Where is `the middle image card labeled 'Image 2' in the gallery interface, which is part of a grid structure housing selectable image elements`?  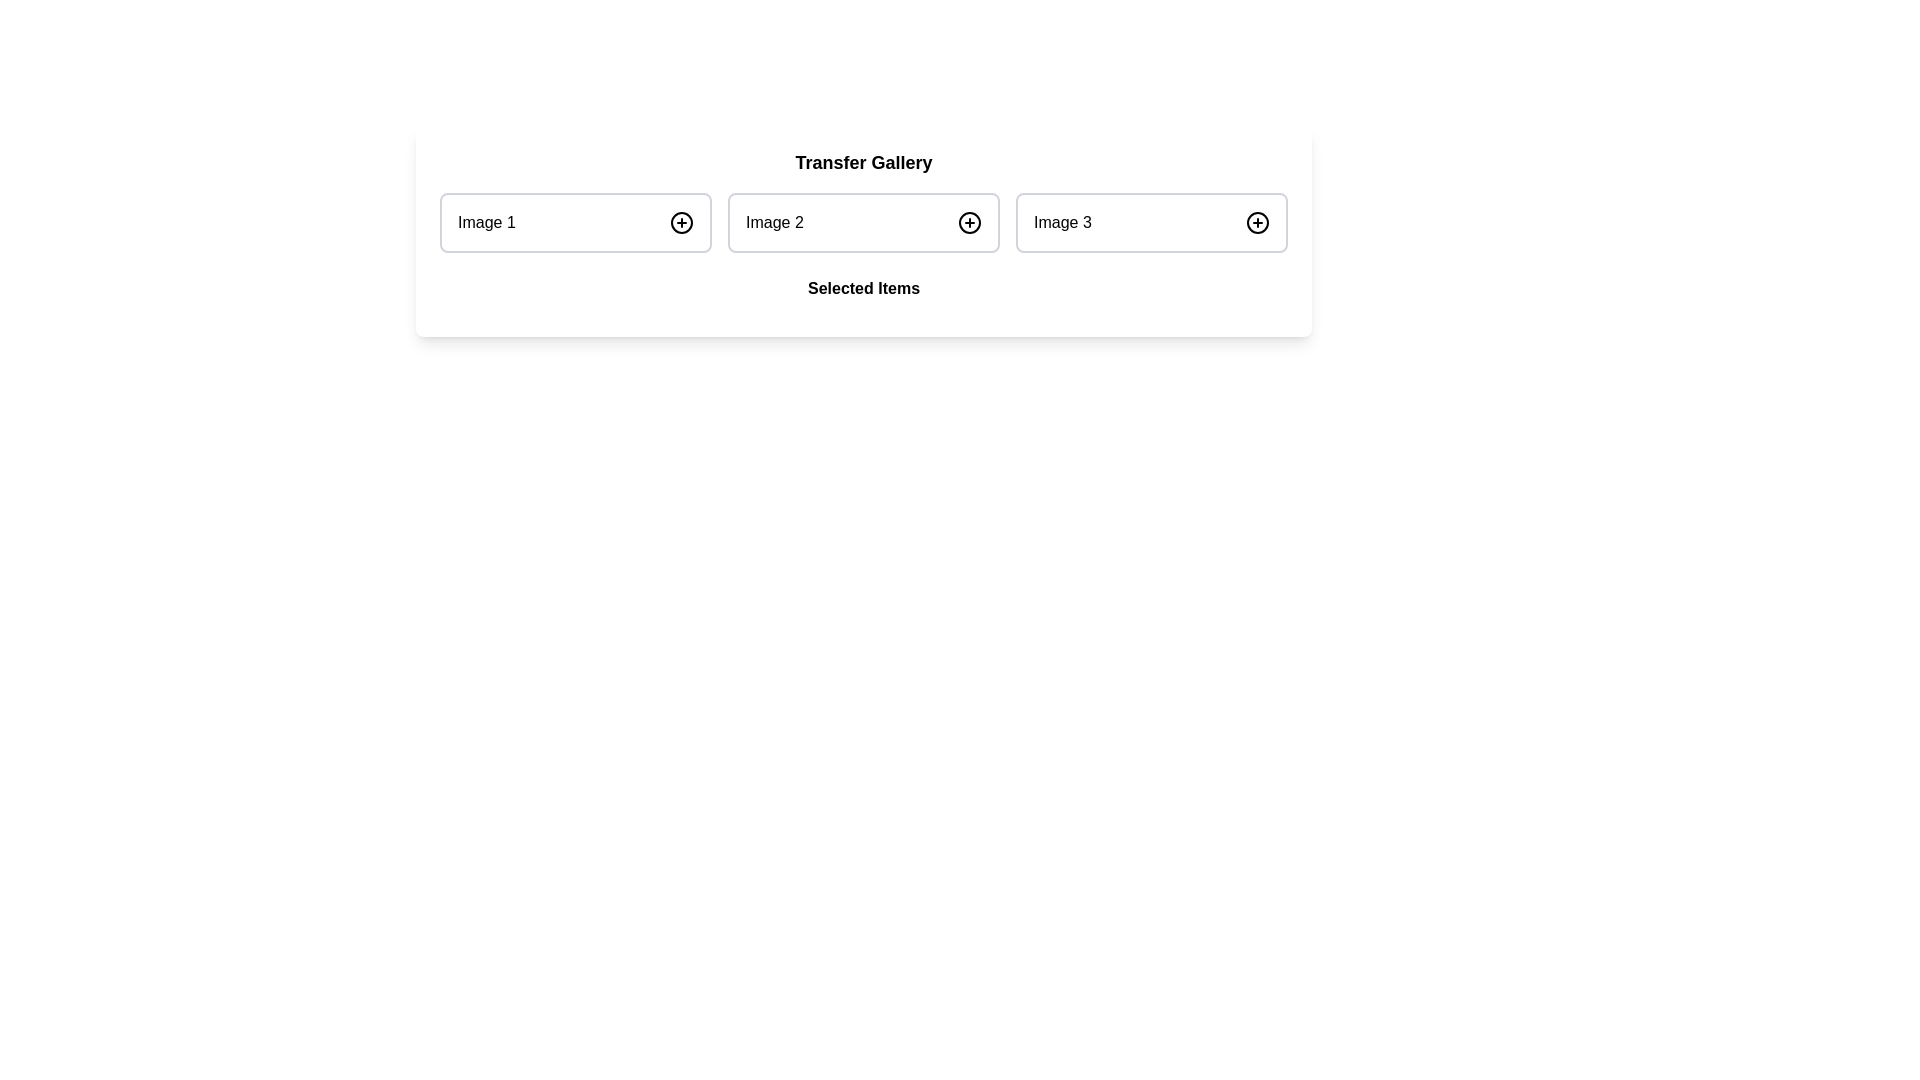 the middle image card labeled 'Image 2' in the gallery interface, which is part of a grid structure housing selectable image elements is located at coordinates (864, 230).